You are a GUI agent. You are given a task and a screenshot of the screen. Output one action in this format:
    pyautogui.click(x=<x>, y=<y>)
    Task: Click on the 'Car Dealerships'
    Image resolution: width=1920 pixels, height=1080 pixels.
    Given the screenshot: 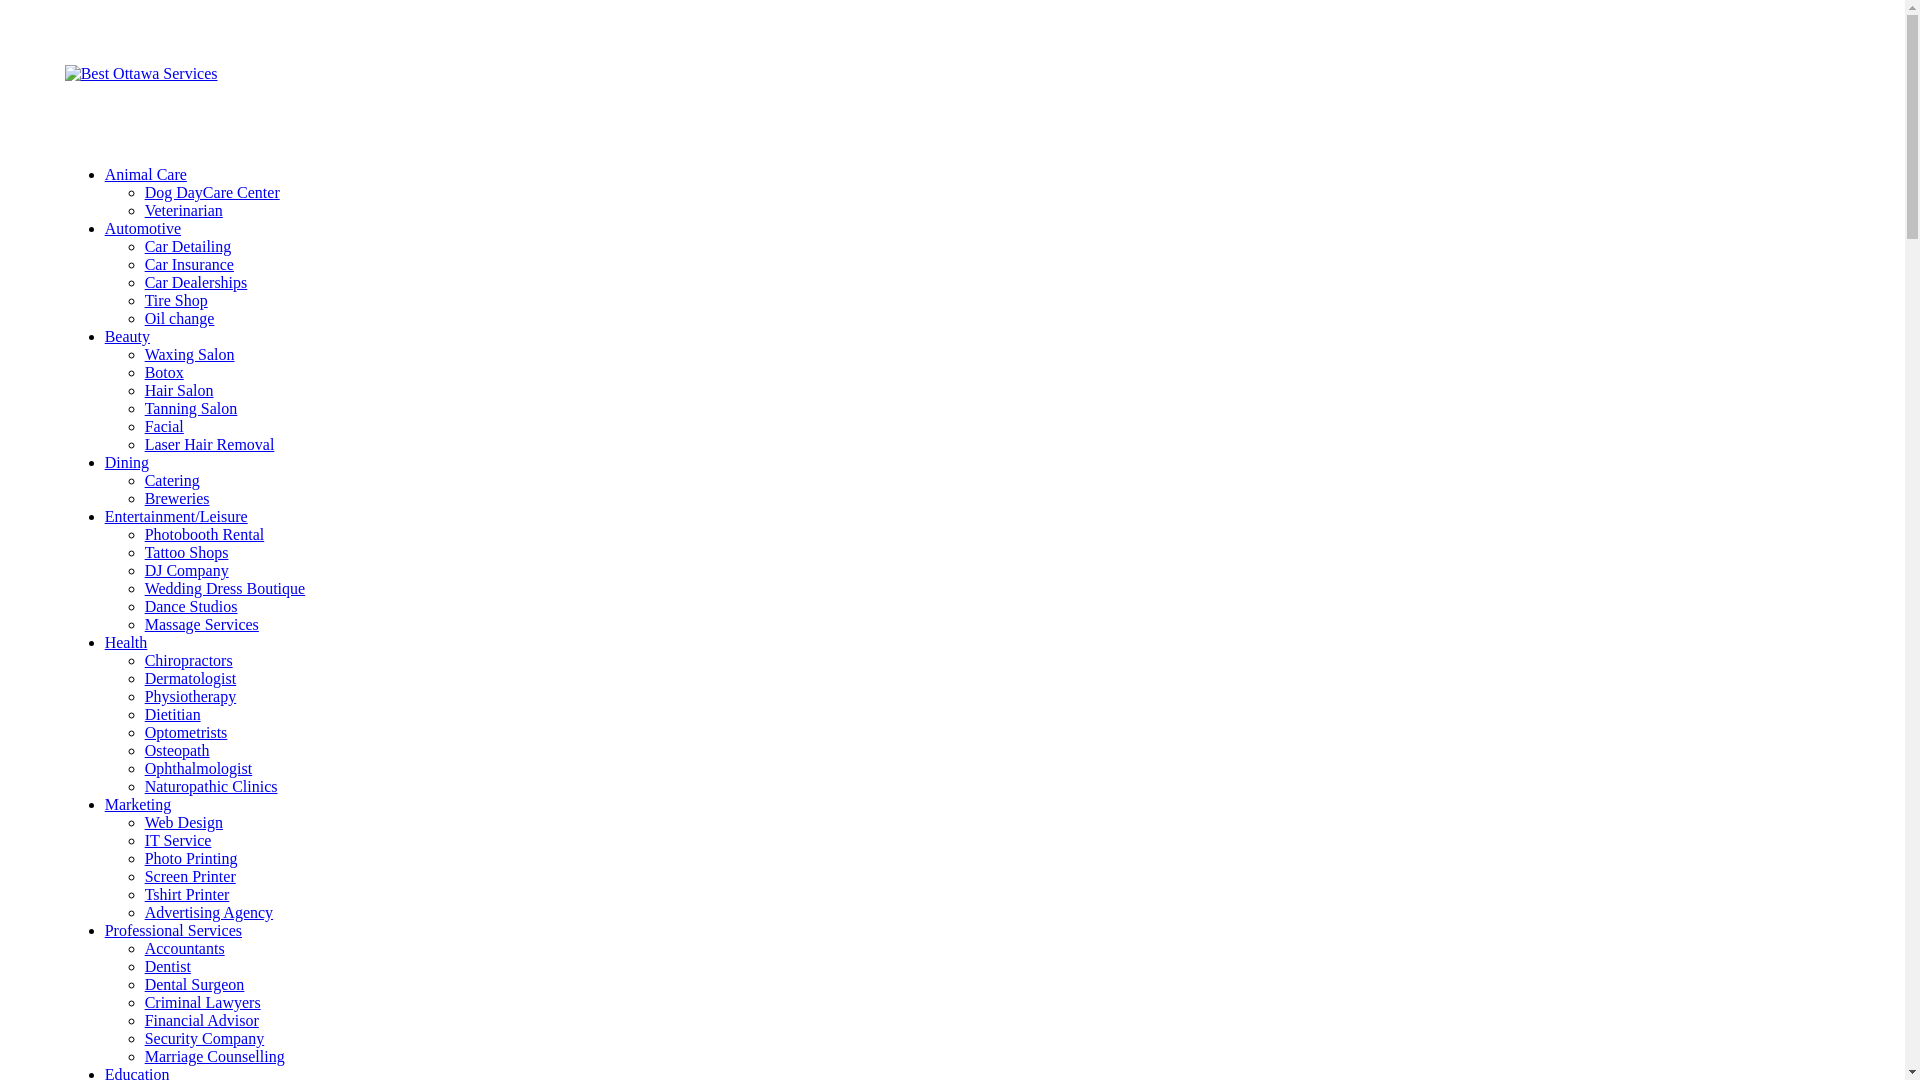 What is the action you would take?
    pyautogui.click(x=196, y=282)
    